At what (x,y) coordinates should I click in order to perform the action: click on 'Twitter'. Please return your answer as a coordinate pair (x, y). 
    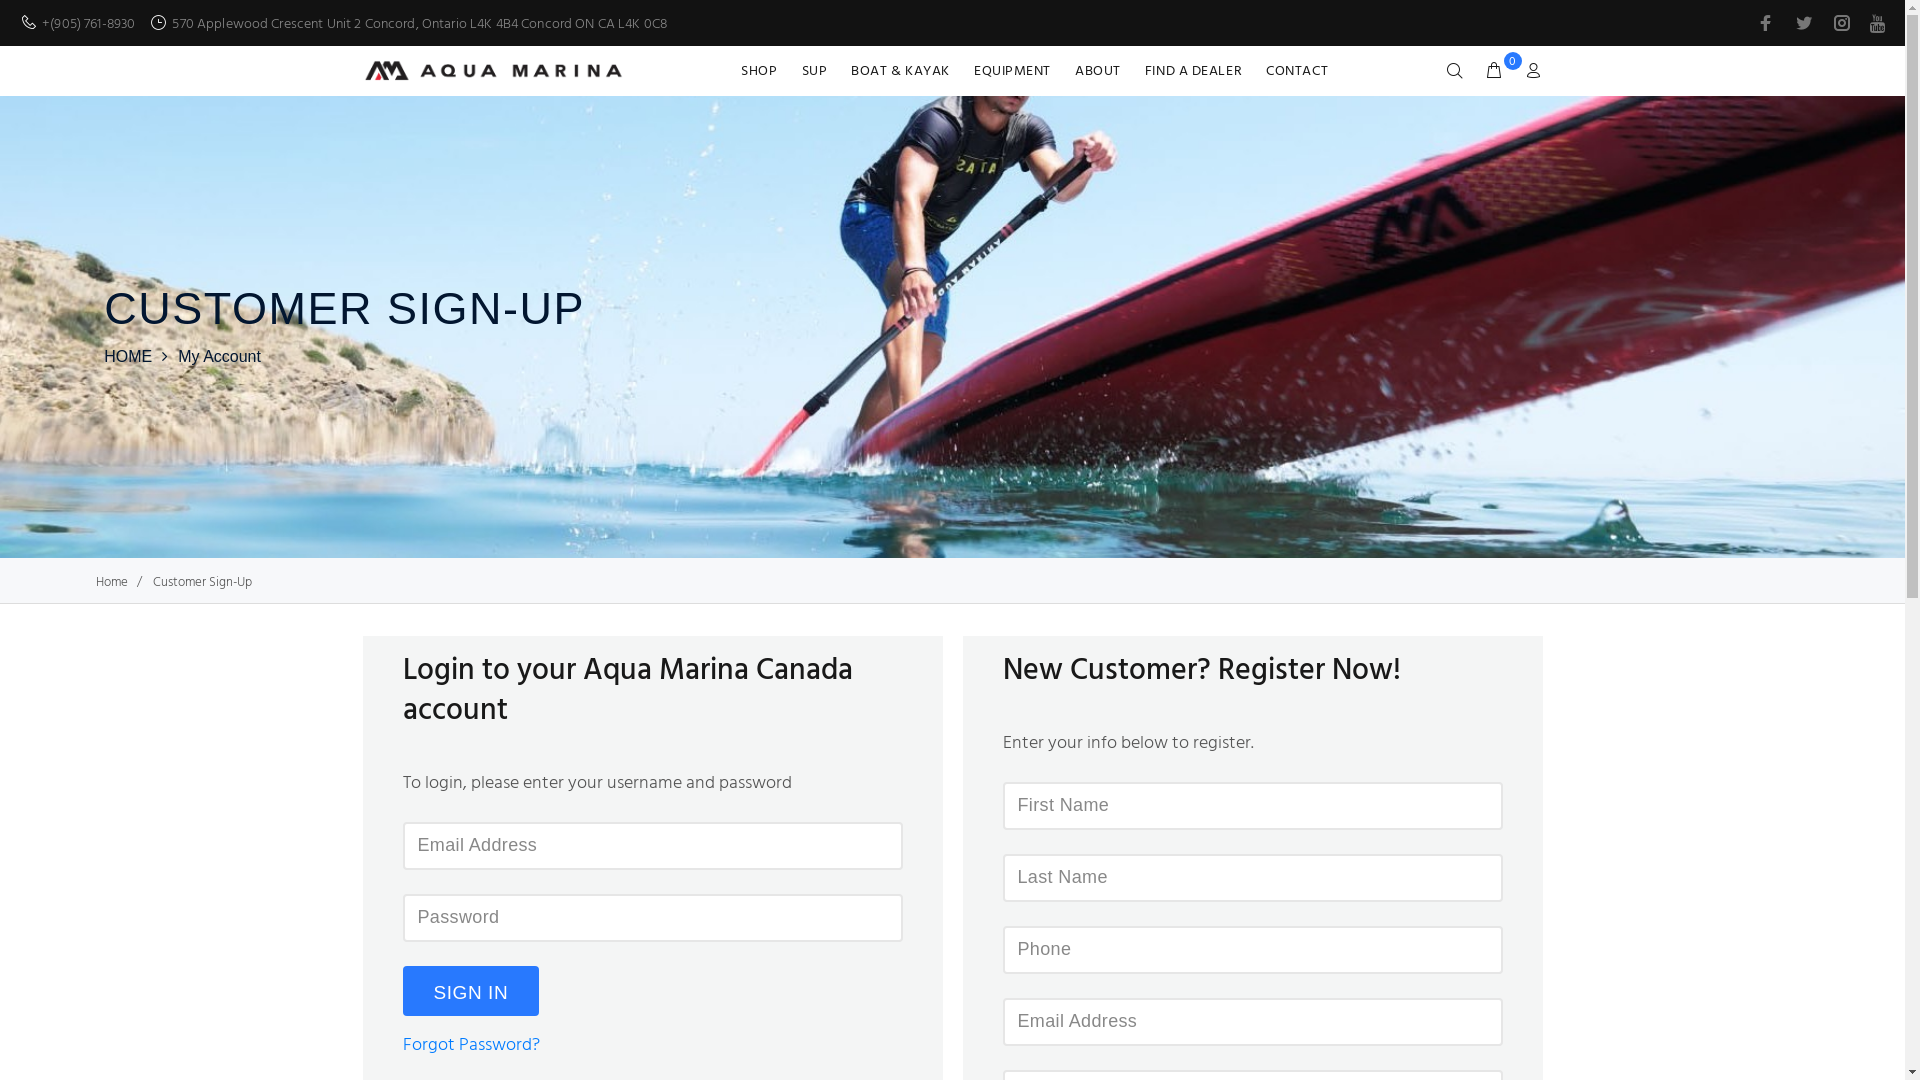
    Looking at the image, I should click on (1804, 23).